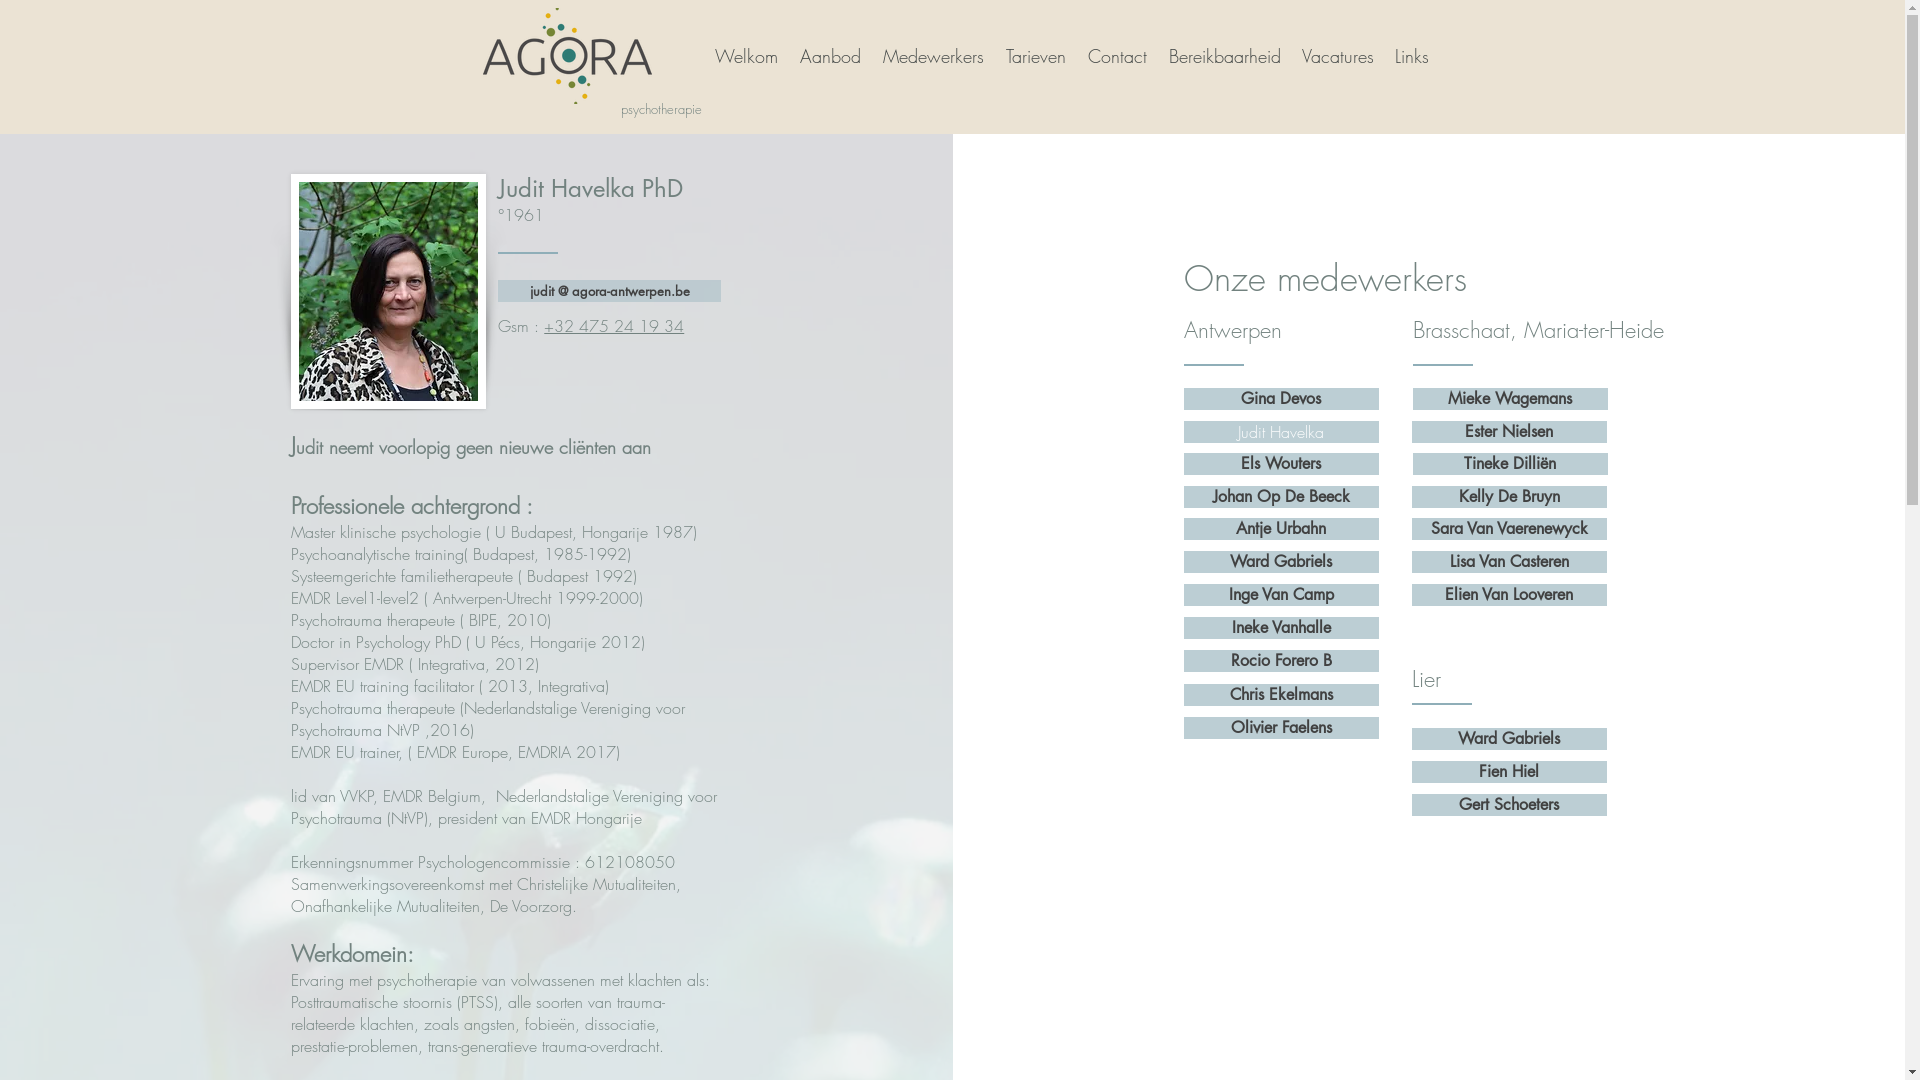  Describe the element at coordinates (1281, 527) in the screenshot. I see `'Antje Urbahn'` at that location.